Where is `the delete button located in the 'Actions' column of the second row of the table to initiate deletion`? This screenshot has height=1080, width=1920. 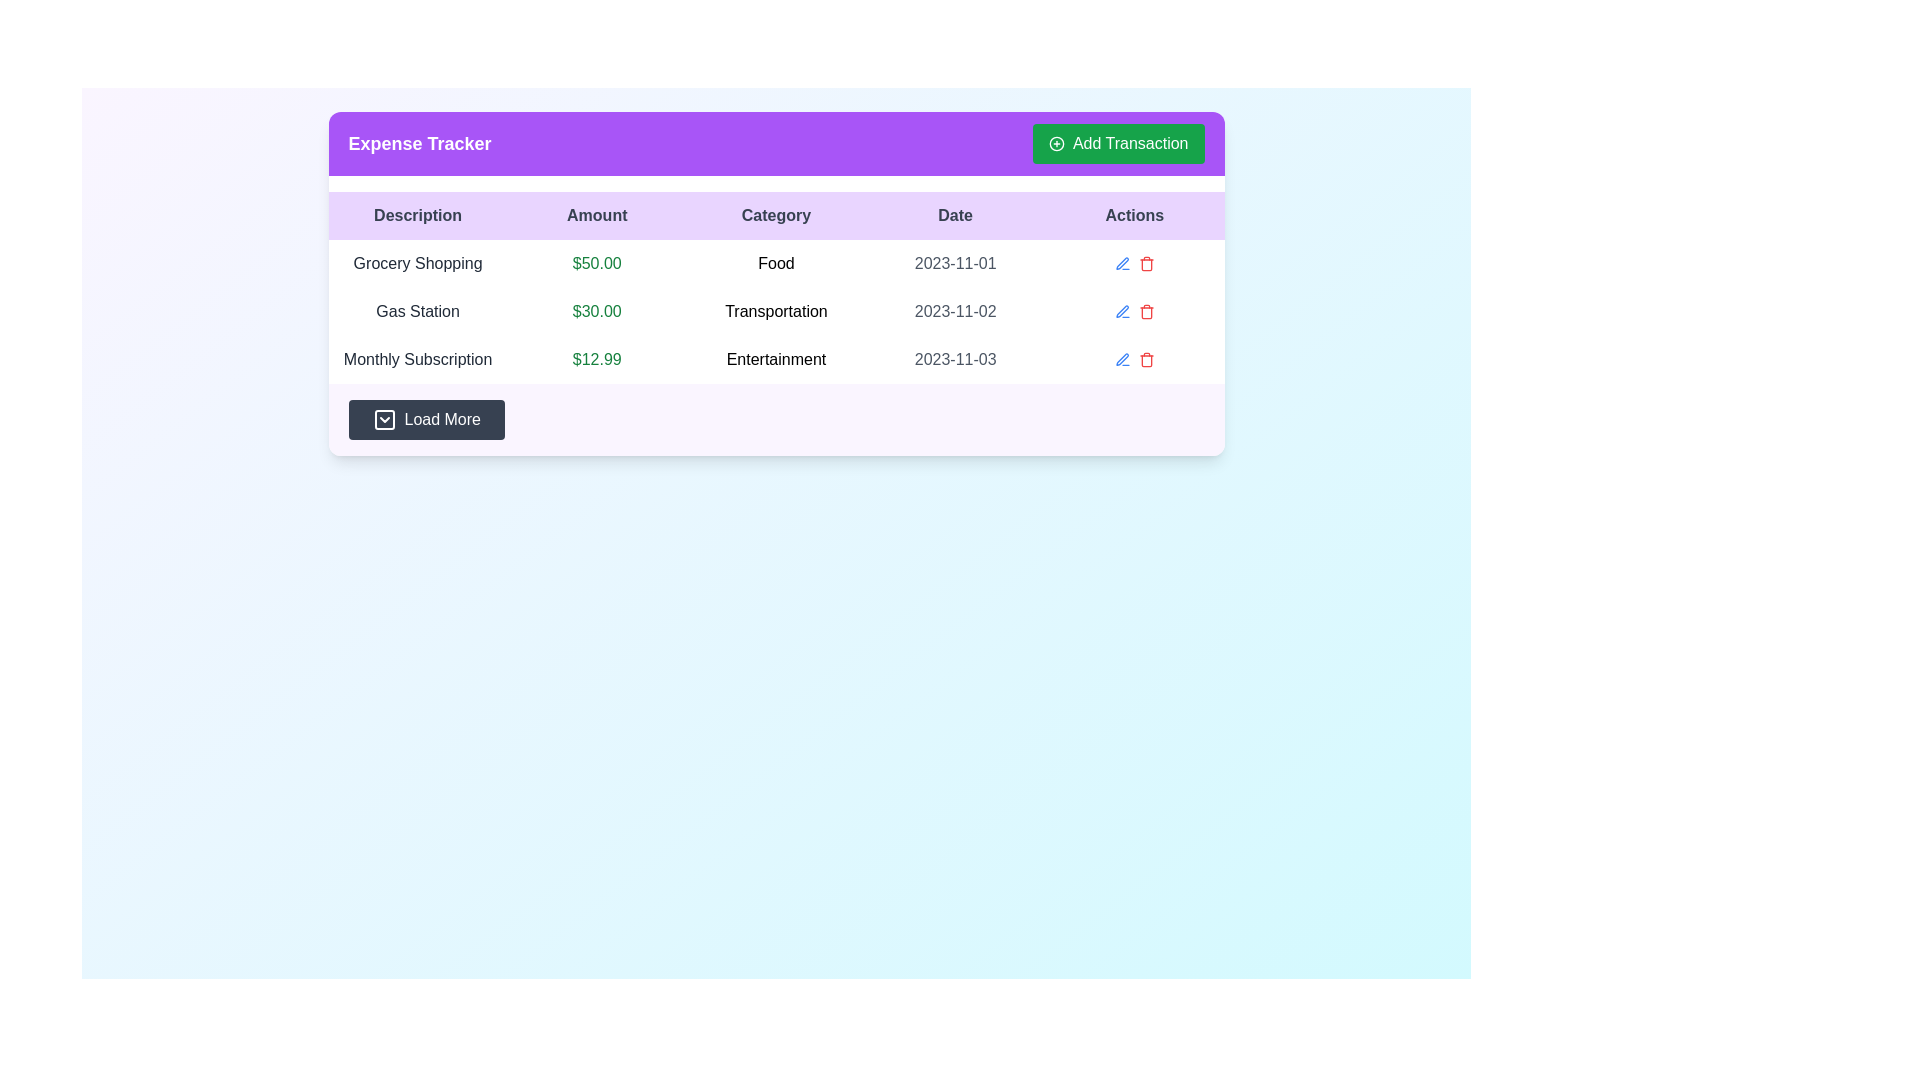 the delete button located in the 'Actions' column of the second row of the table to initiate deletion is located at coordinates (1146, 312).